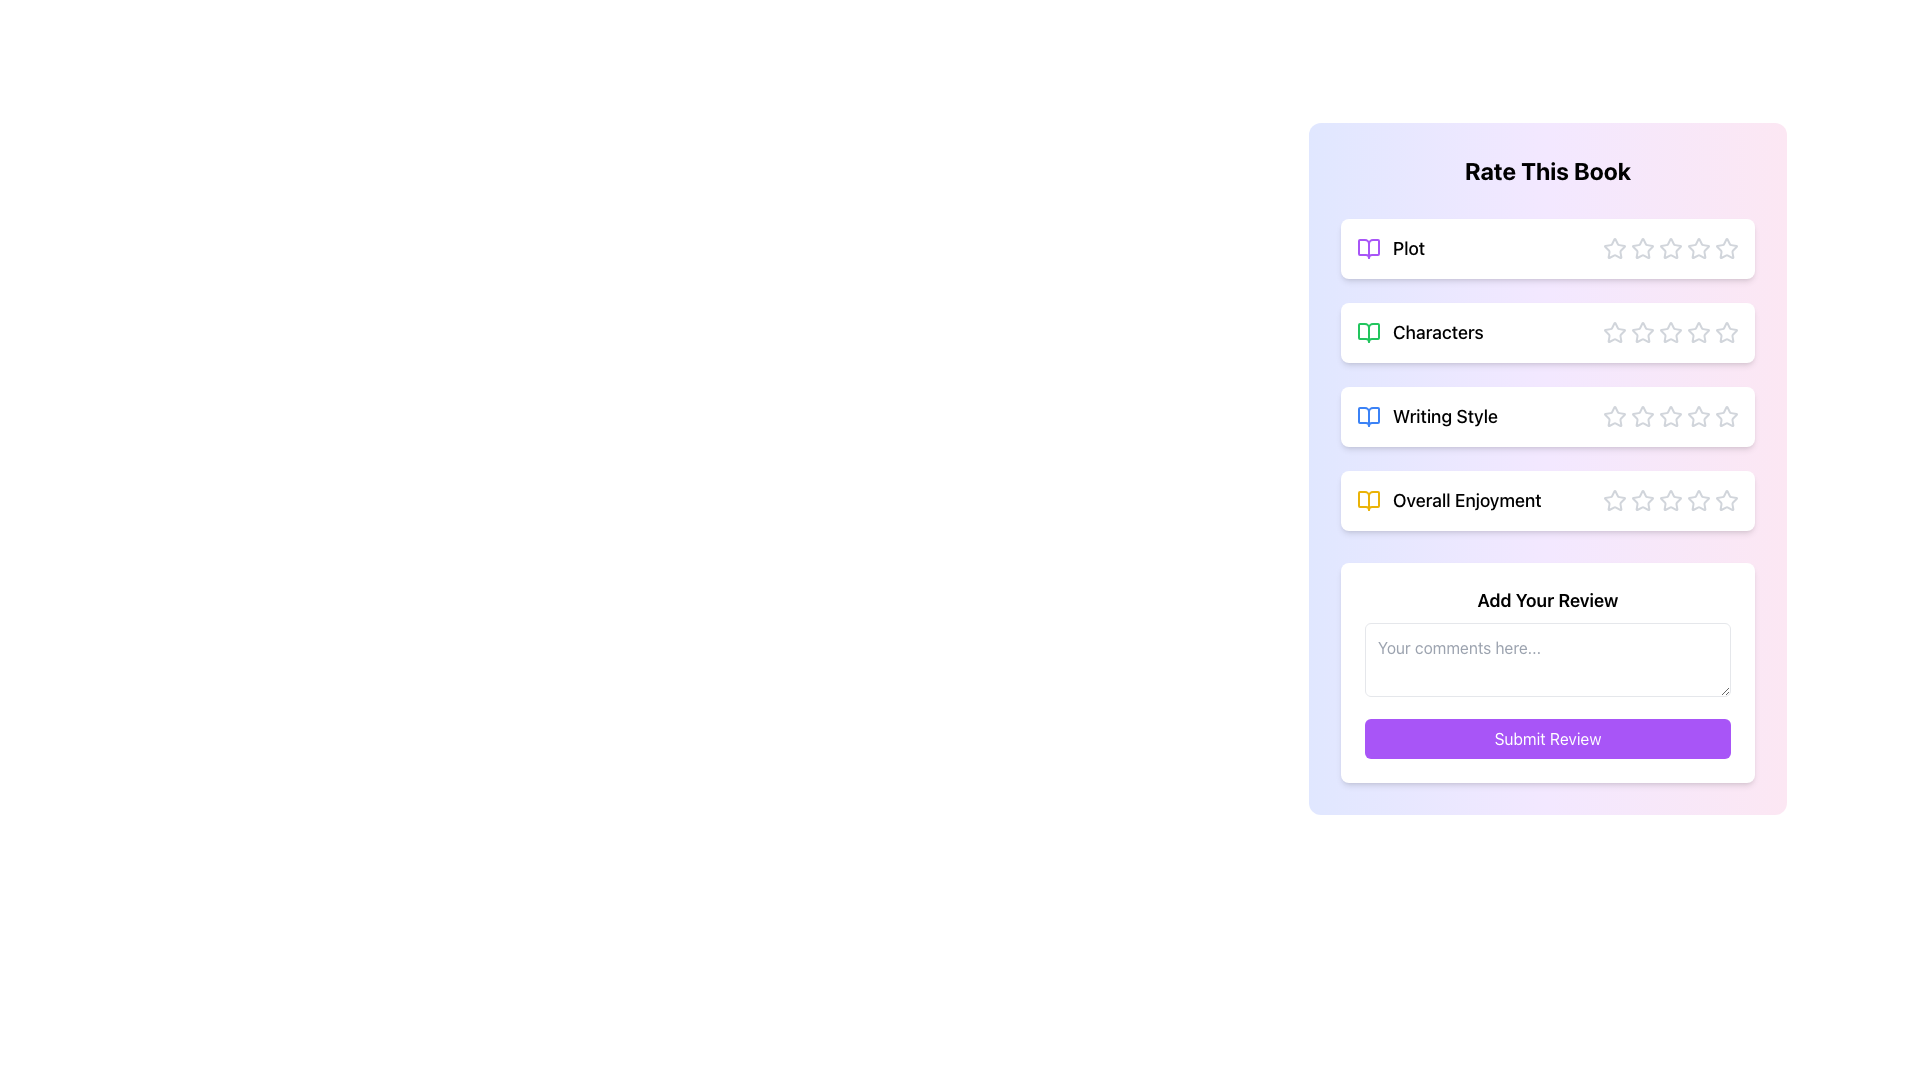  Describe the element at coordinates (1726, 415) in the screenshot. I see `the fifth star in the horizontal series of five stars under the 'Writing Style' category` at that location.